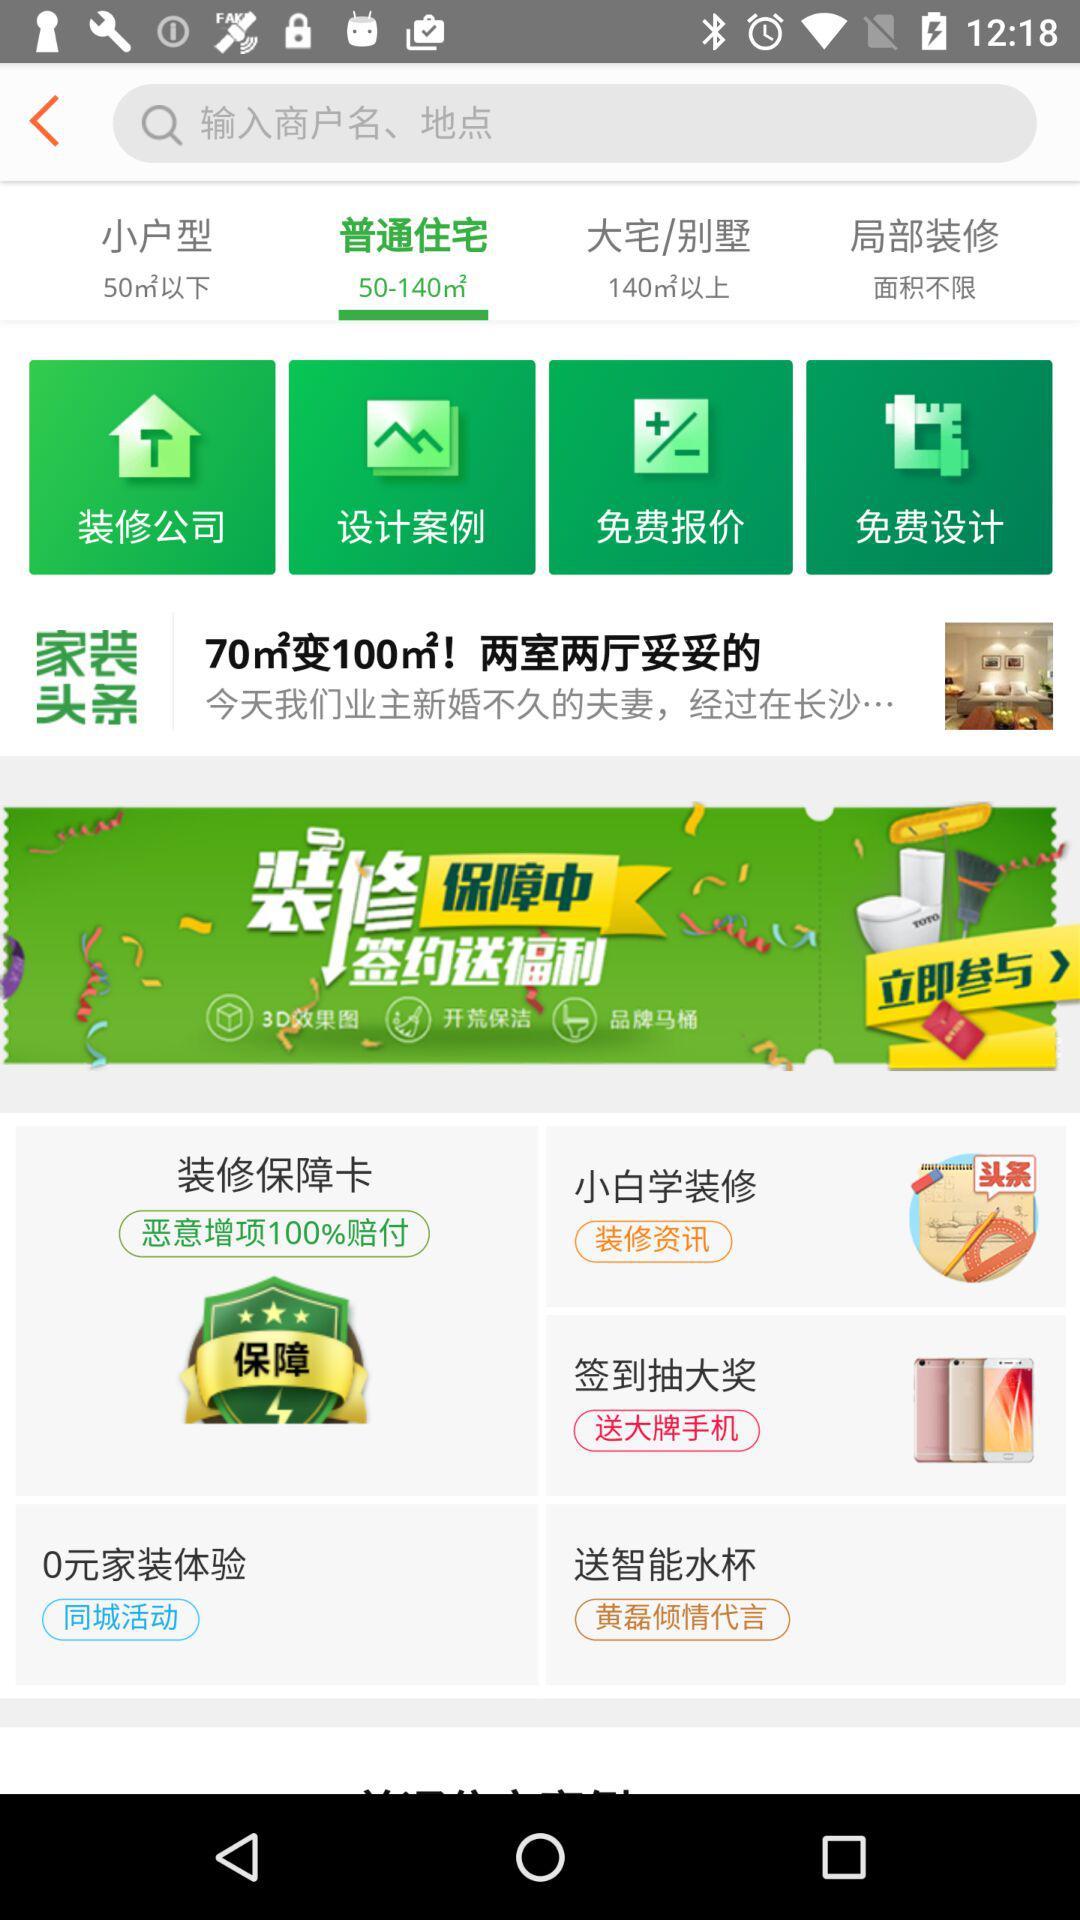 The height and width of the screenshot is (1920, 1080). What do you see at coordinates (51, 127) in the screenshot?
I see `the arrow_backward icon` at bounding box center [51, 127].